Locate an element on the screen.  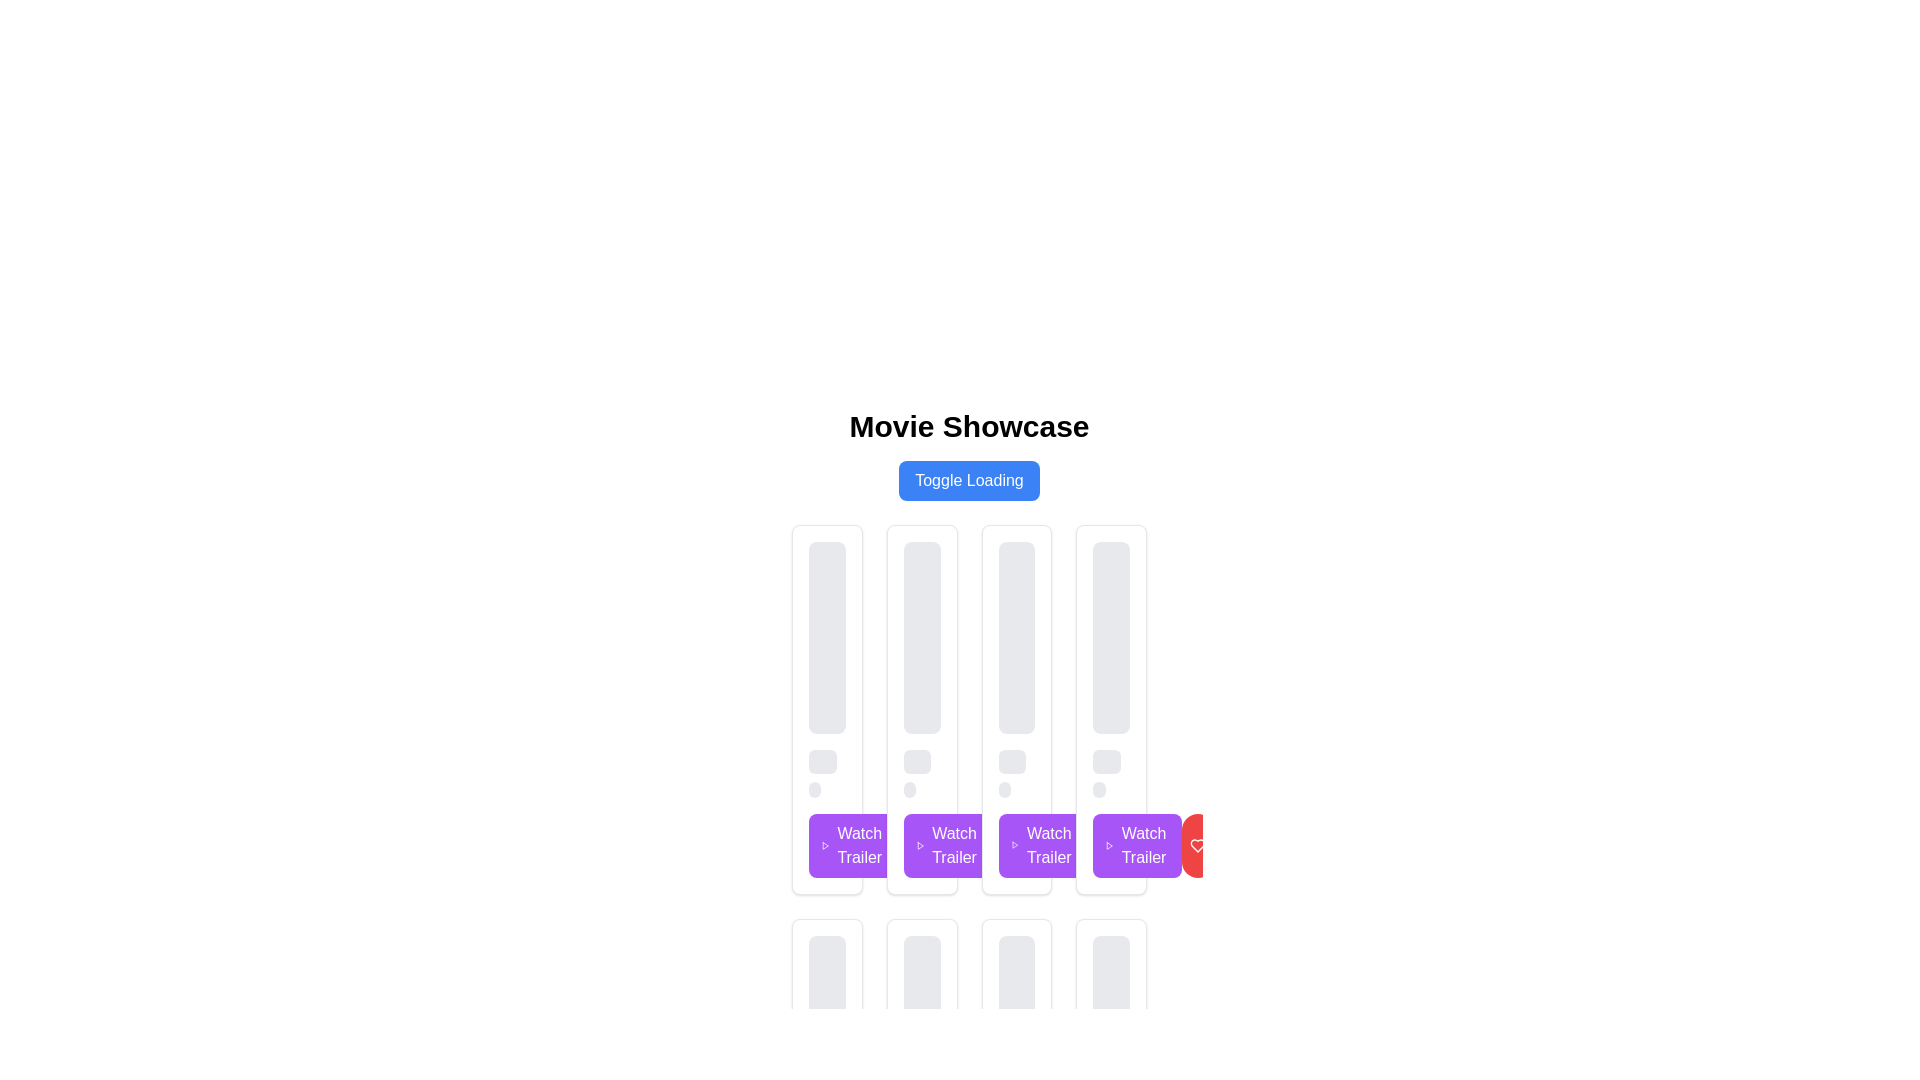
the Static placeholder component located below a taller rectangle and above a shorter one in the first column of a grid-like layout is located at coordinates (822, 762).